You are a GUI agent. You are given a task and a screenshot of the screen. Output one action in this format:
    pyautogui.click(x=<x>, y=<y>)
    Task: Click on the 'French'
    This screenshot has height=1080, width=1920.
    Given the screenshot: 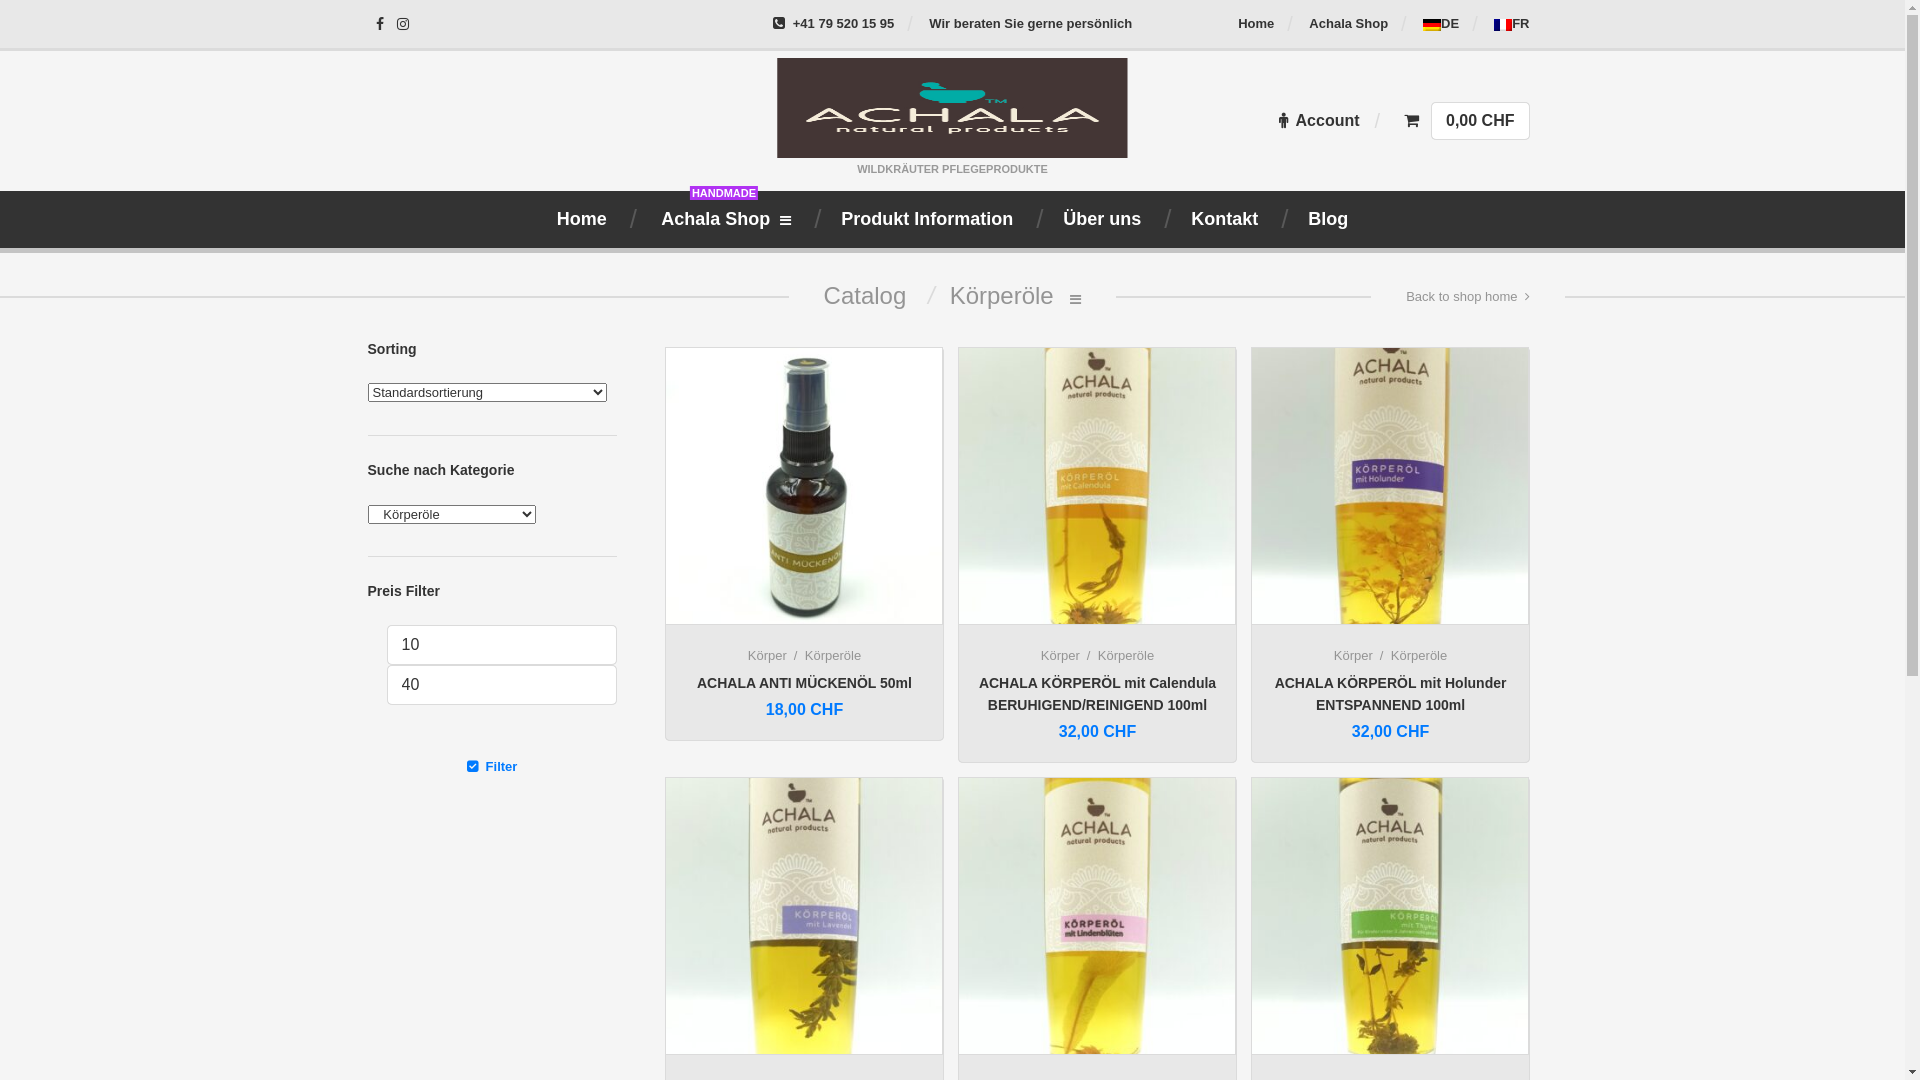 What is the action you would take?
    pyautogui.click(x=1502, y=24)
    